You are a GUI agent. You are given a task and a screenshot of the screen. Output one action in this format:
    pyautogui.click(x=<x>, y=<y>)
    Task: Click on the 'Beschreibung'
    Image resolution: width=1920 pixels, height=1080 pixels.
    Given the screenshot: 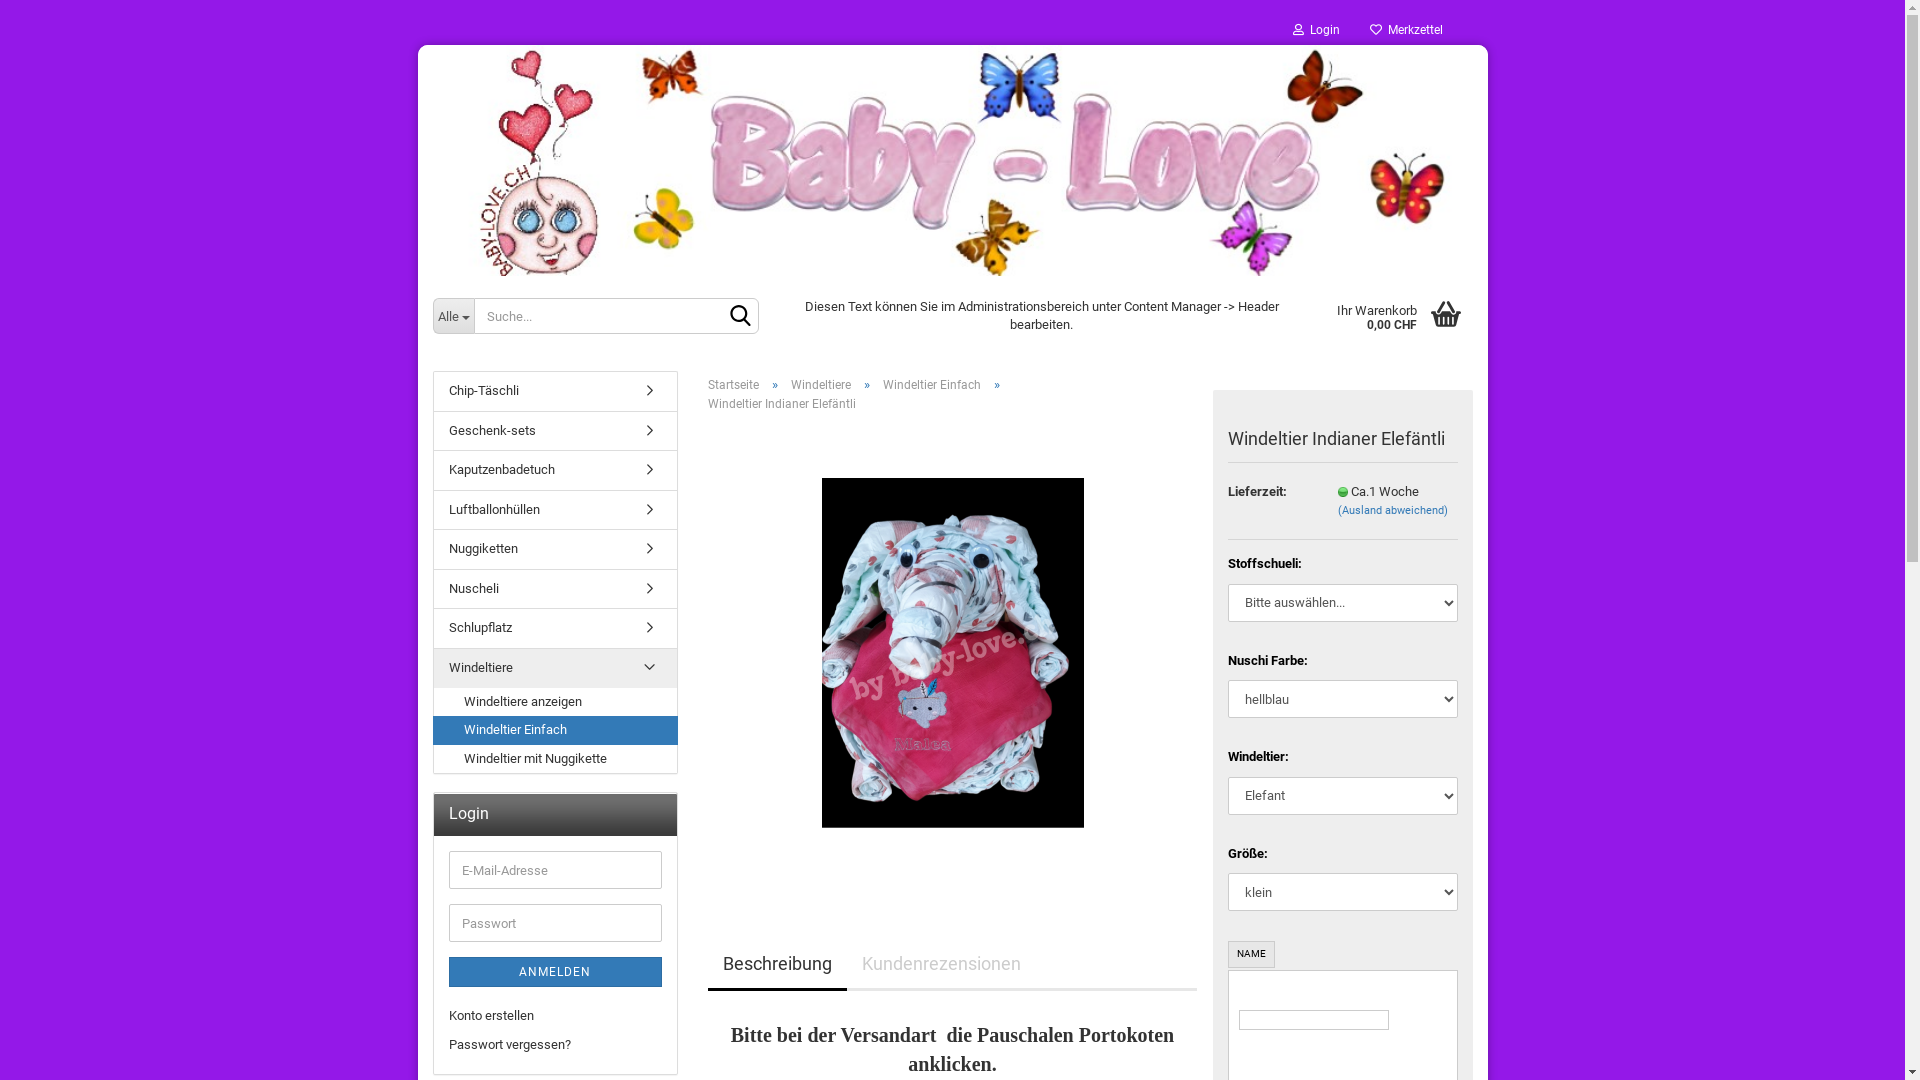 What is the action you would take?
    pyautogui.click(x=776, y=964)
    